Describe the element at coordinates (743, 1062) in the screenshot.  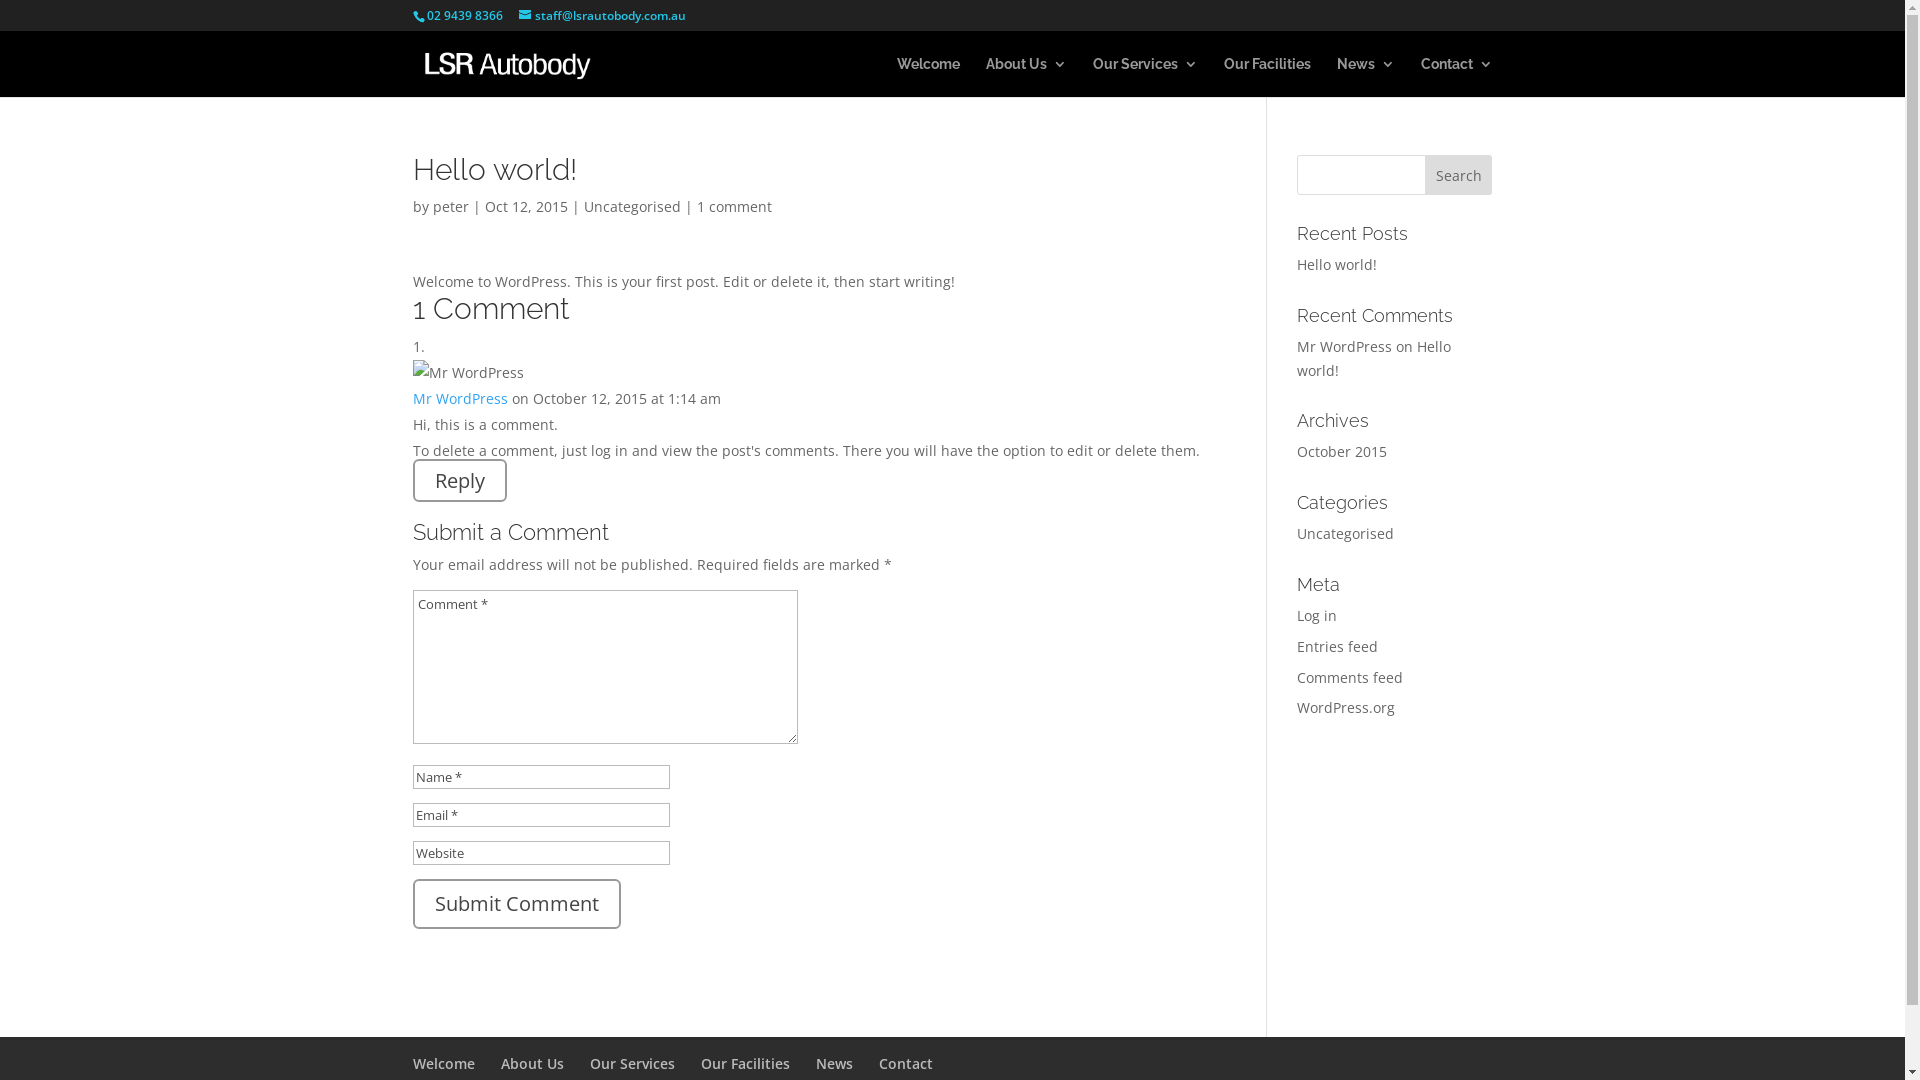
I see `'Our Facilities'` at that location.